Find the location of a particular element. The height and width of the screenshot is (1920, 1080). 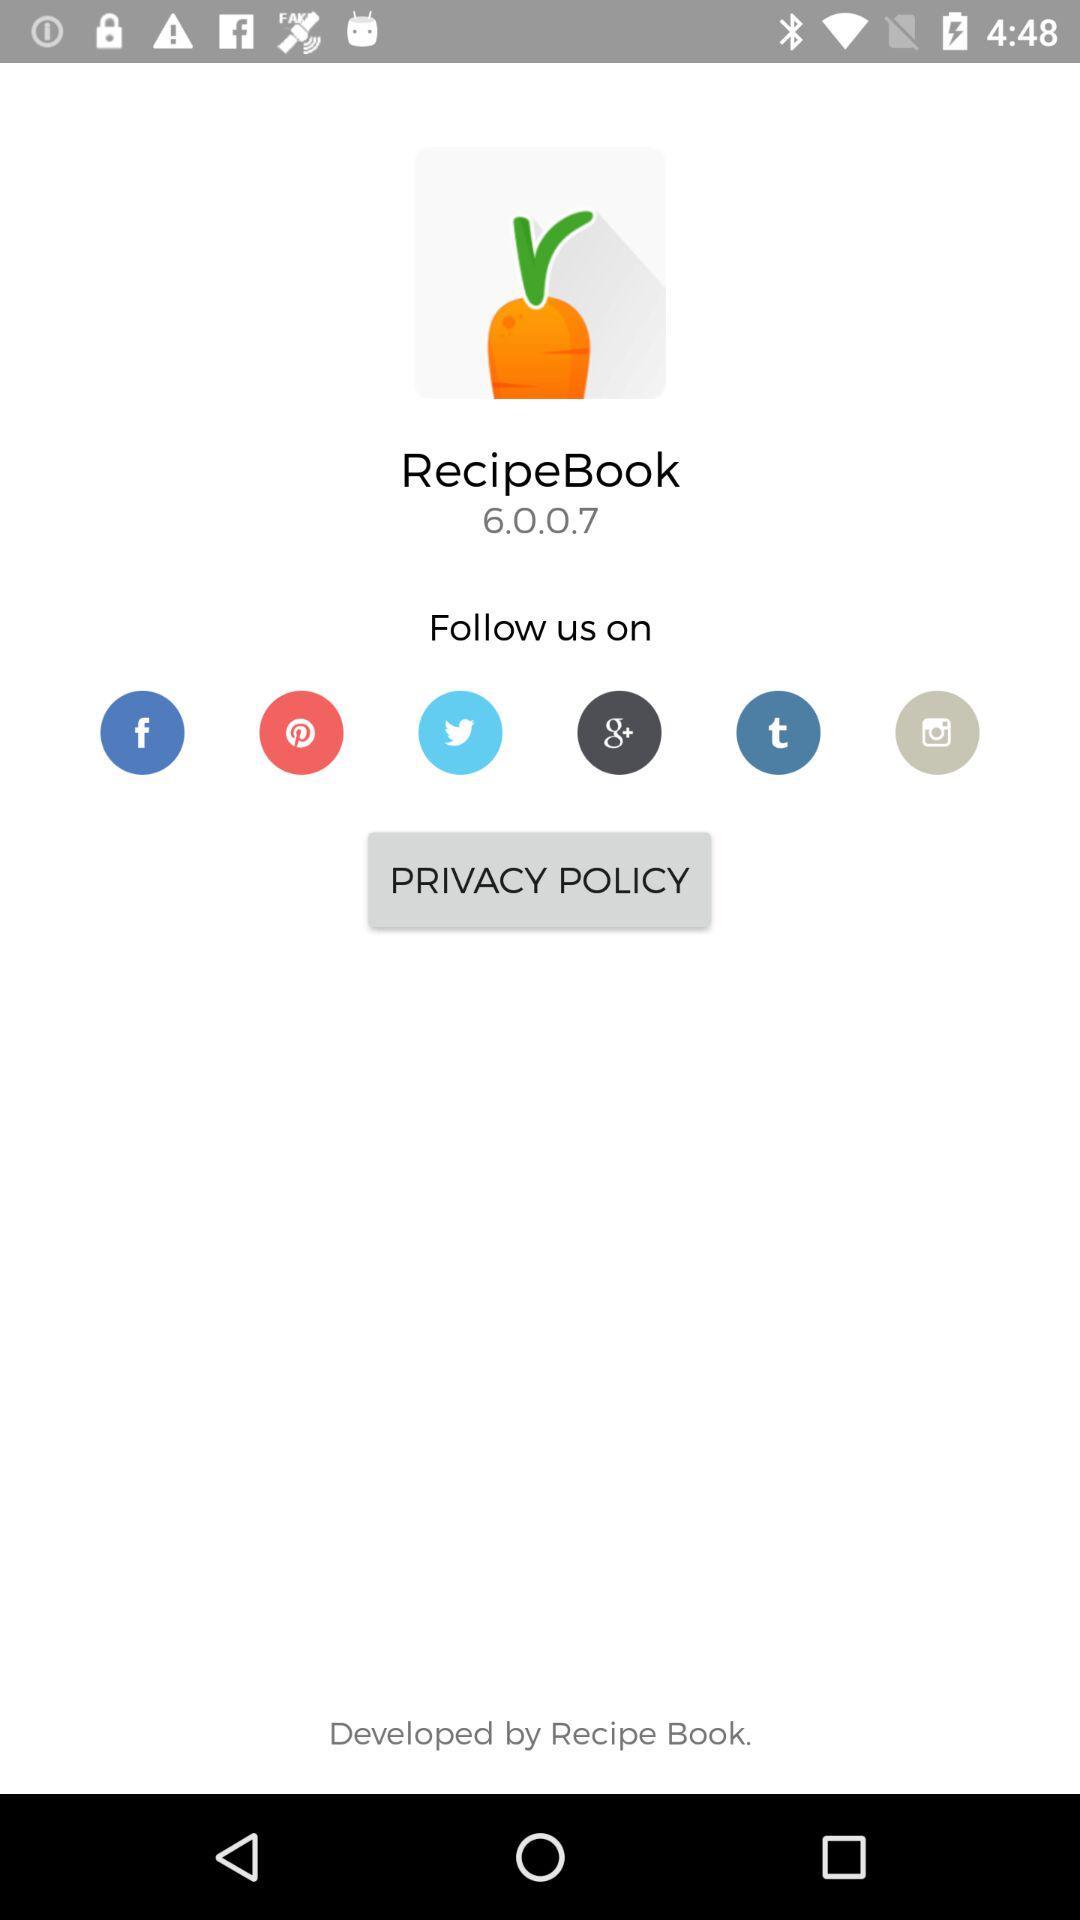

share to twitter is located at coordinates (460, 731).